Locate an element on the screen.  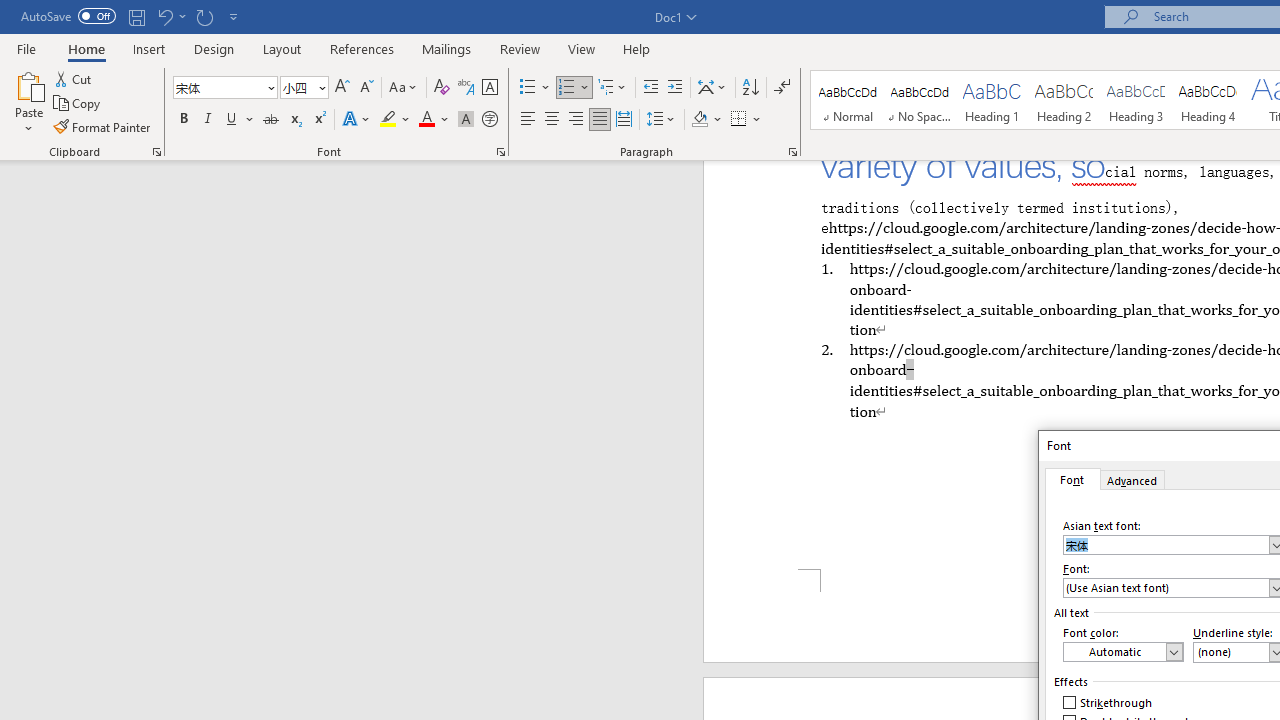
'Shading' is located at coordinates (707, 119).